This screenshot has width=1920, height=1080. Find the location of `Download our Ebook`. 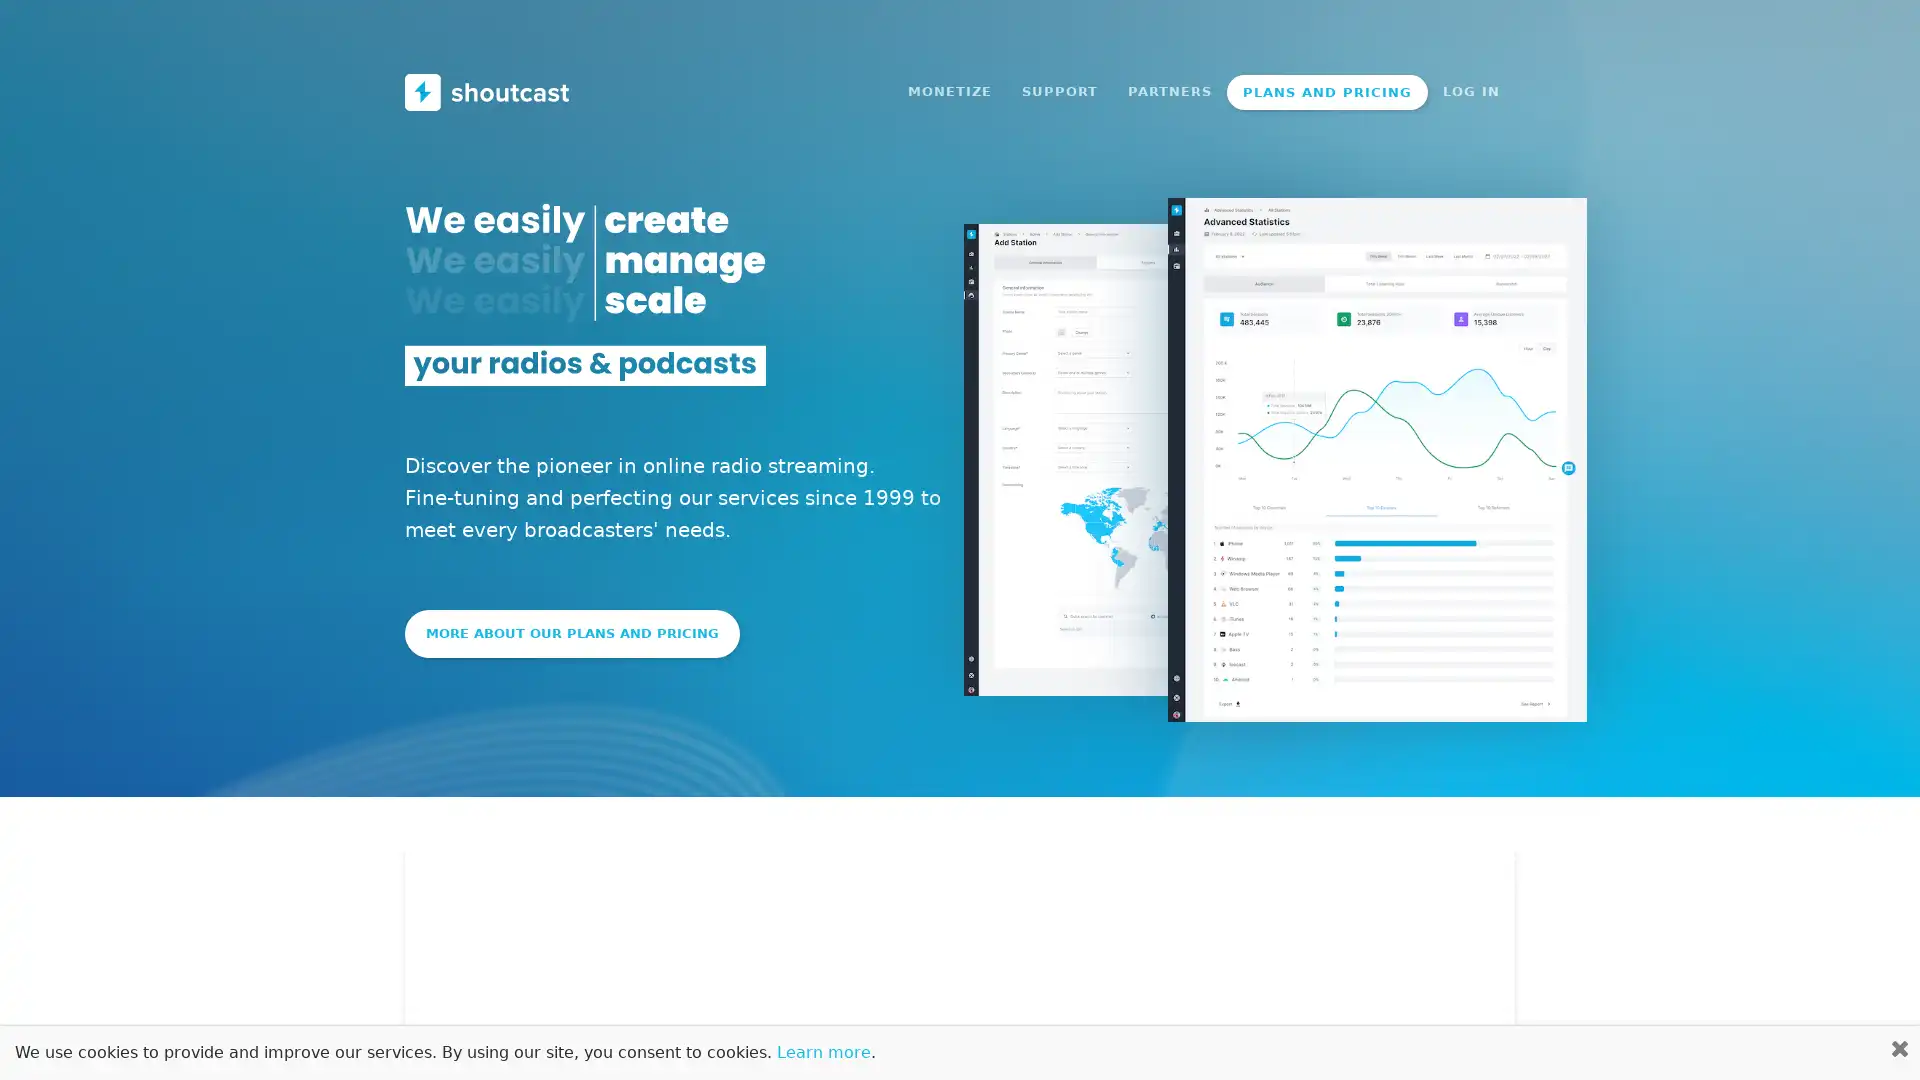

Download our Ebook is located at coordinates (1132, 23).